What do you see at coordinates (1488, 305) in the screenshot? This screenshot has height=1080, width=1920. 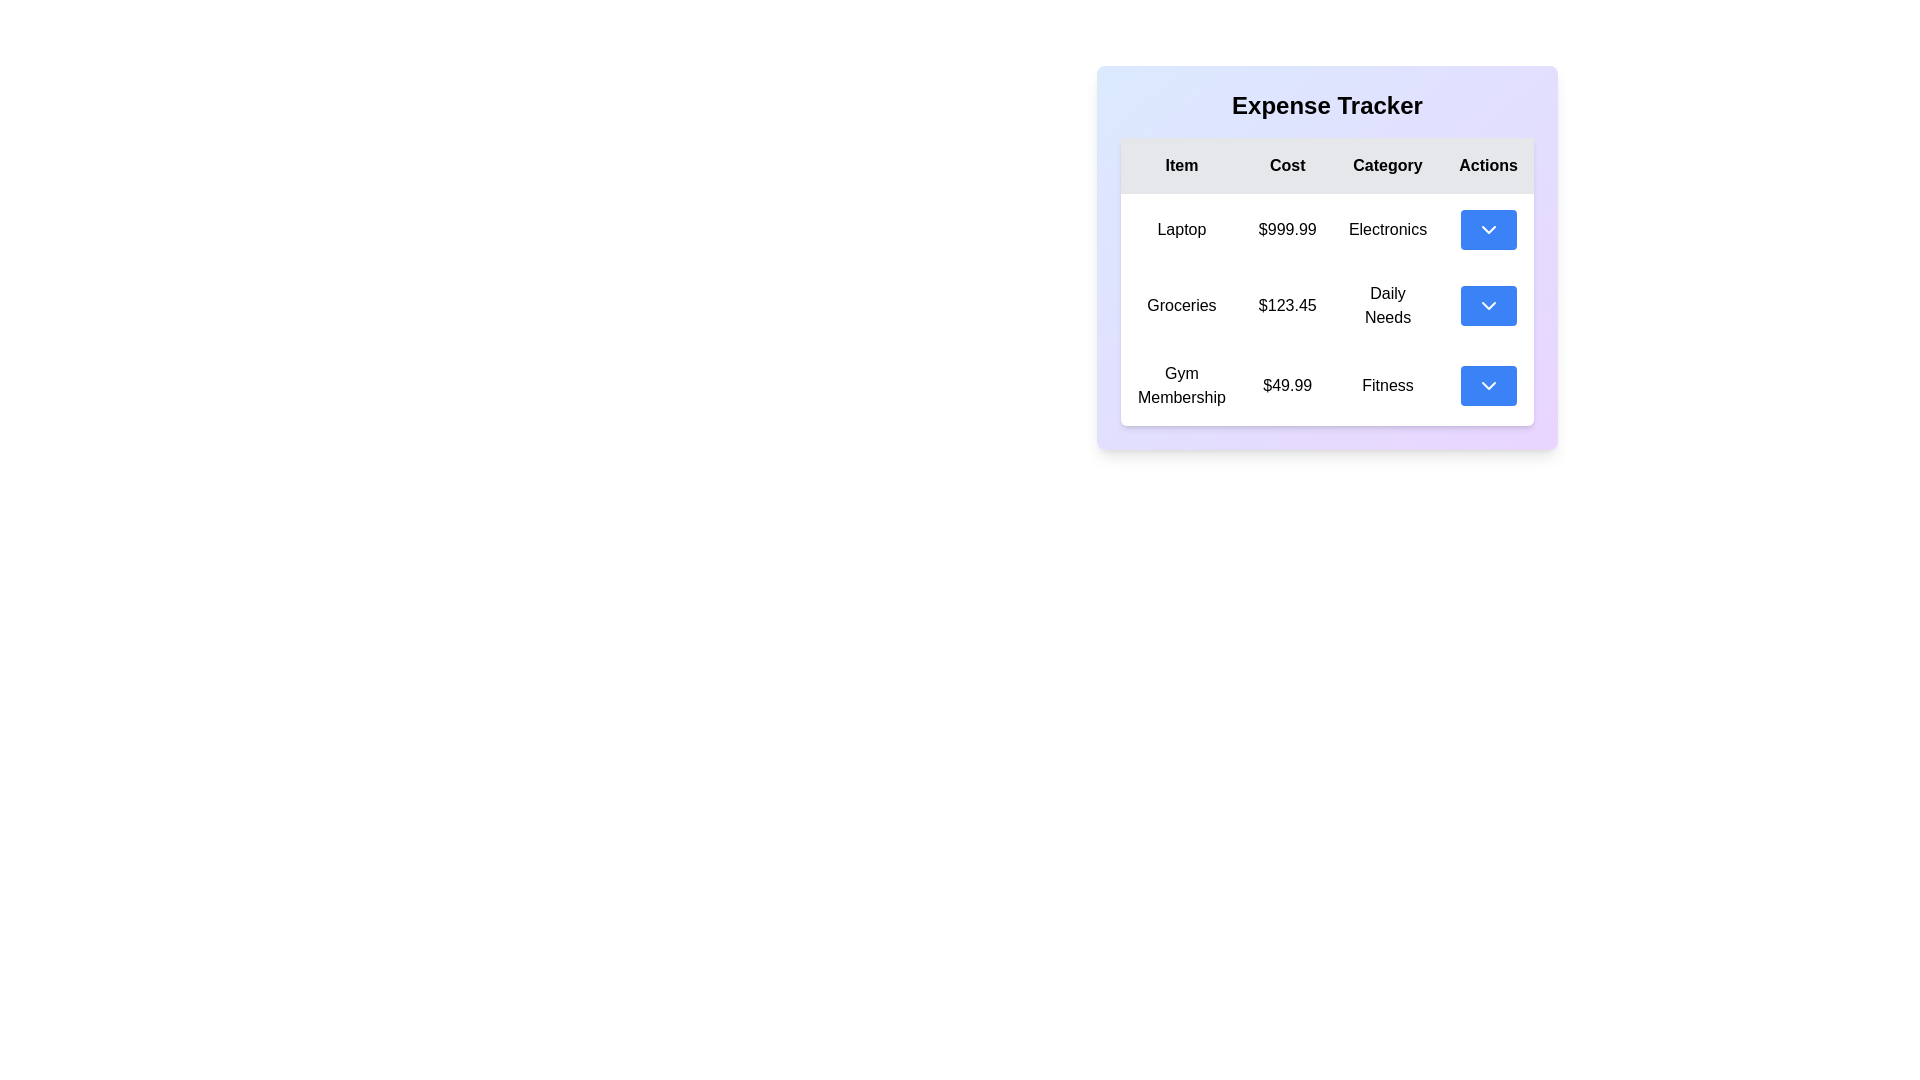 I see `the blue button with rounded corners and a white downward-facing chevron icon located in the 'Actions' column of the 'Expense Tracker' table, specifically in the second row under the 'Groceries' item` at bounding box center [1488, 305].